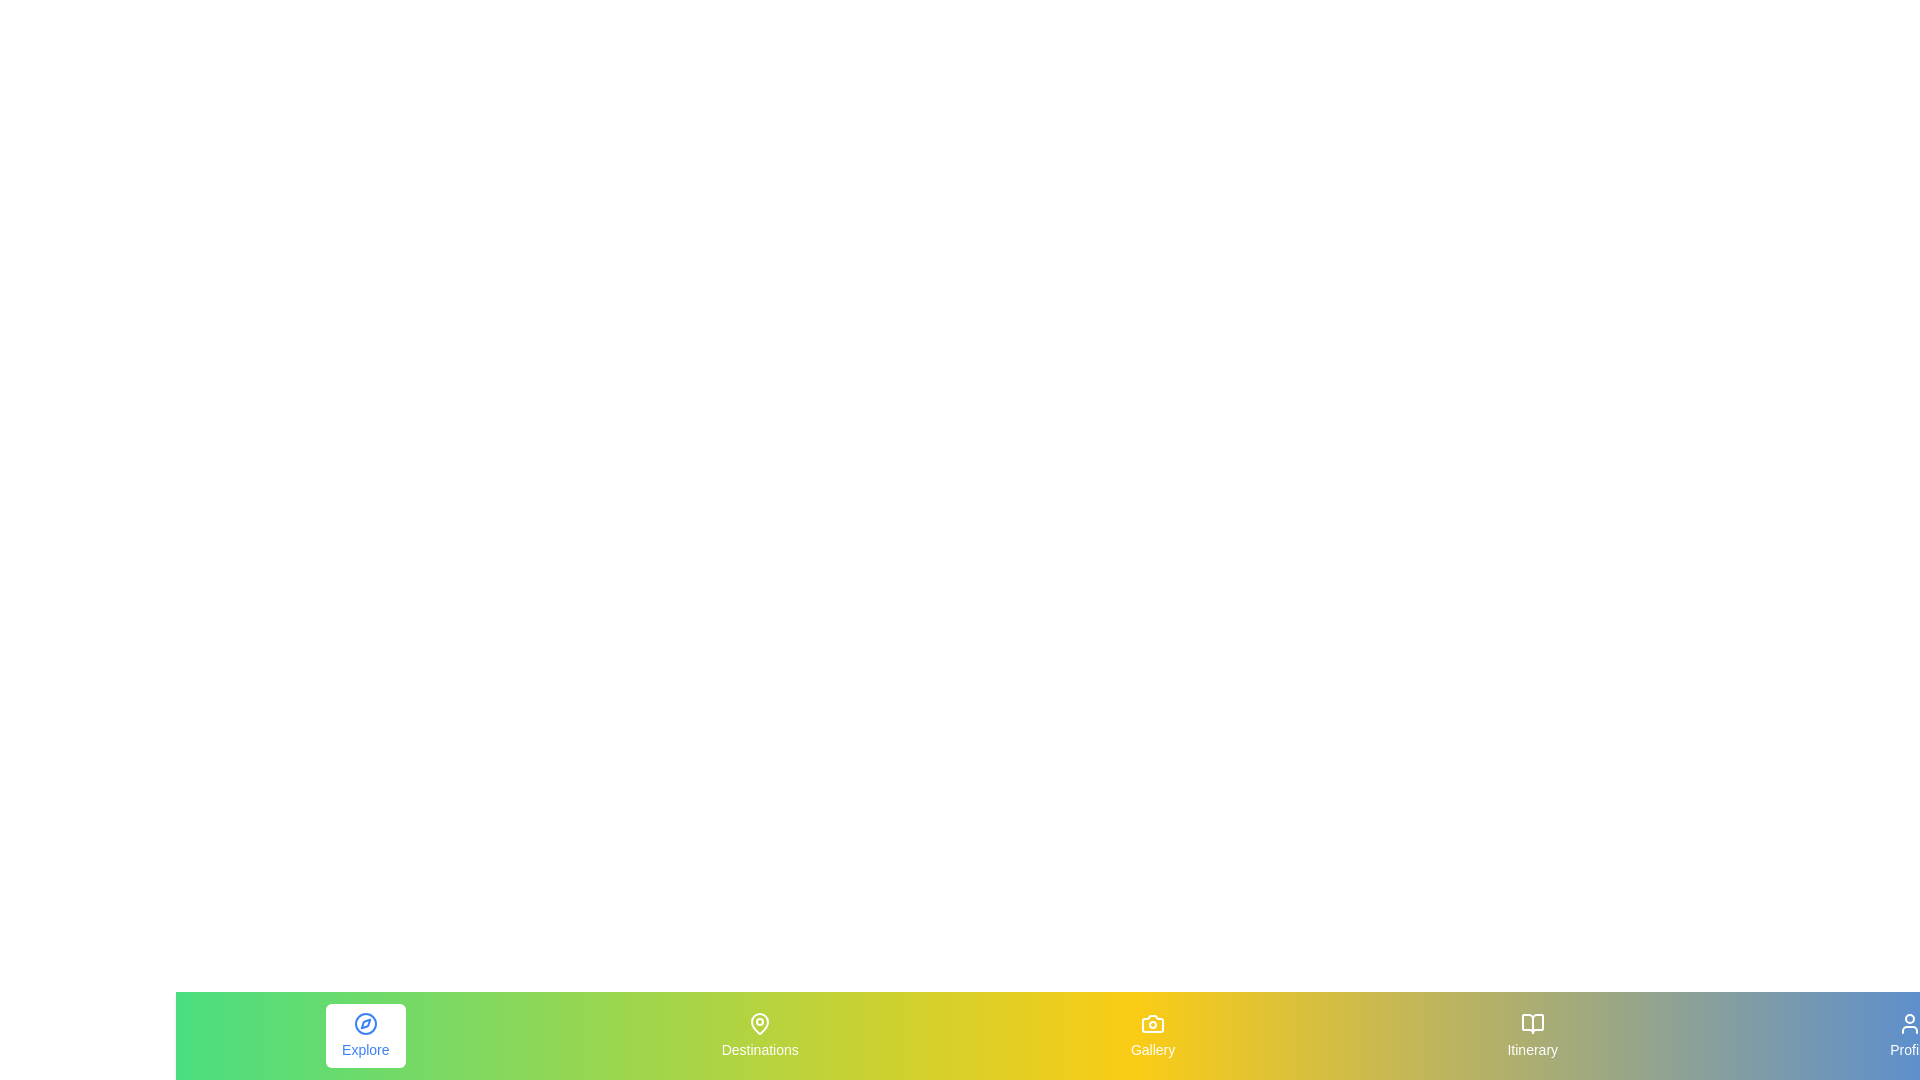 The width and height of the screenshot is (1920, 1080). I want to click on the Explore tab by clicking on its respective icon or label, so click(365, 1035).